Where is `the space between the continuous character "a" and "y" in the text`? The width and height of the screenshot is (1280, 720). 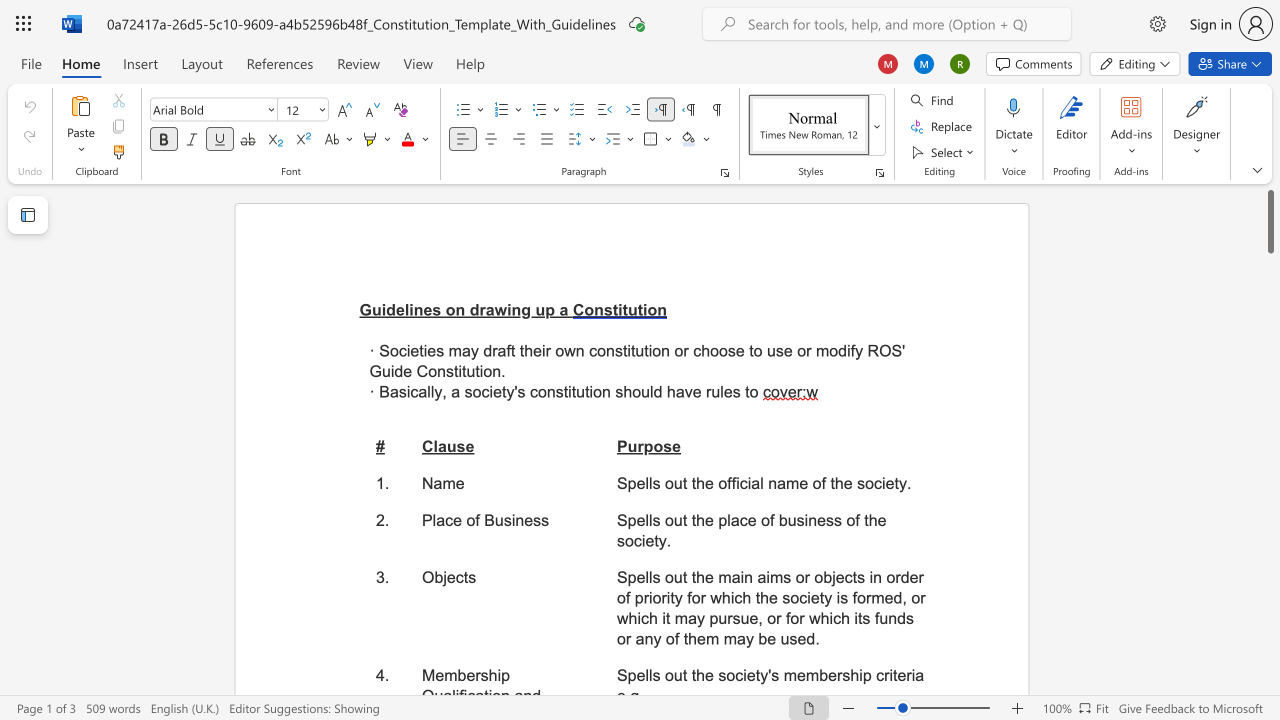 the space between the continuous character "a" and "y" in the text is located at coordinates (469, 350).